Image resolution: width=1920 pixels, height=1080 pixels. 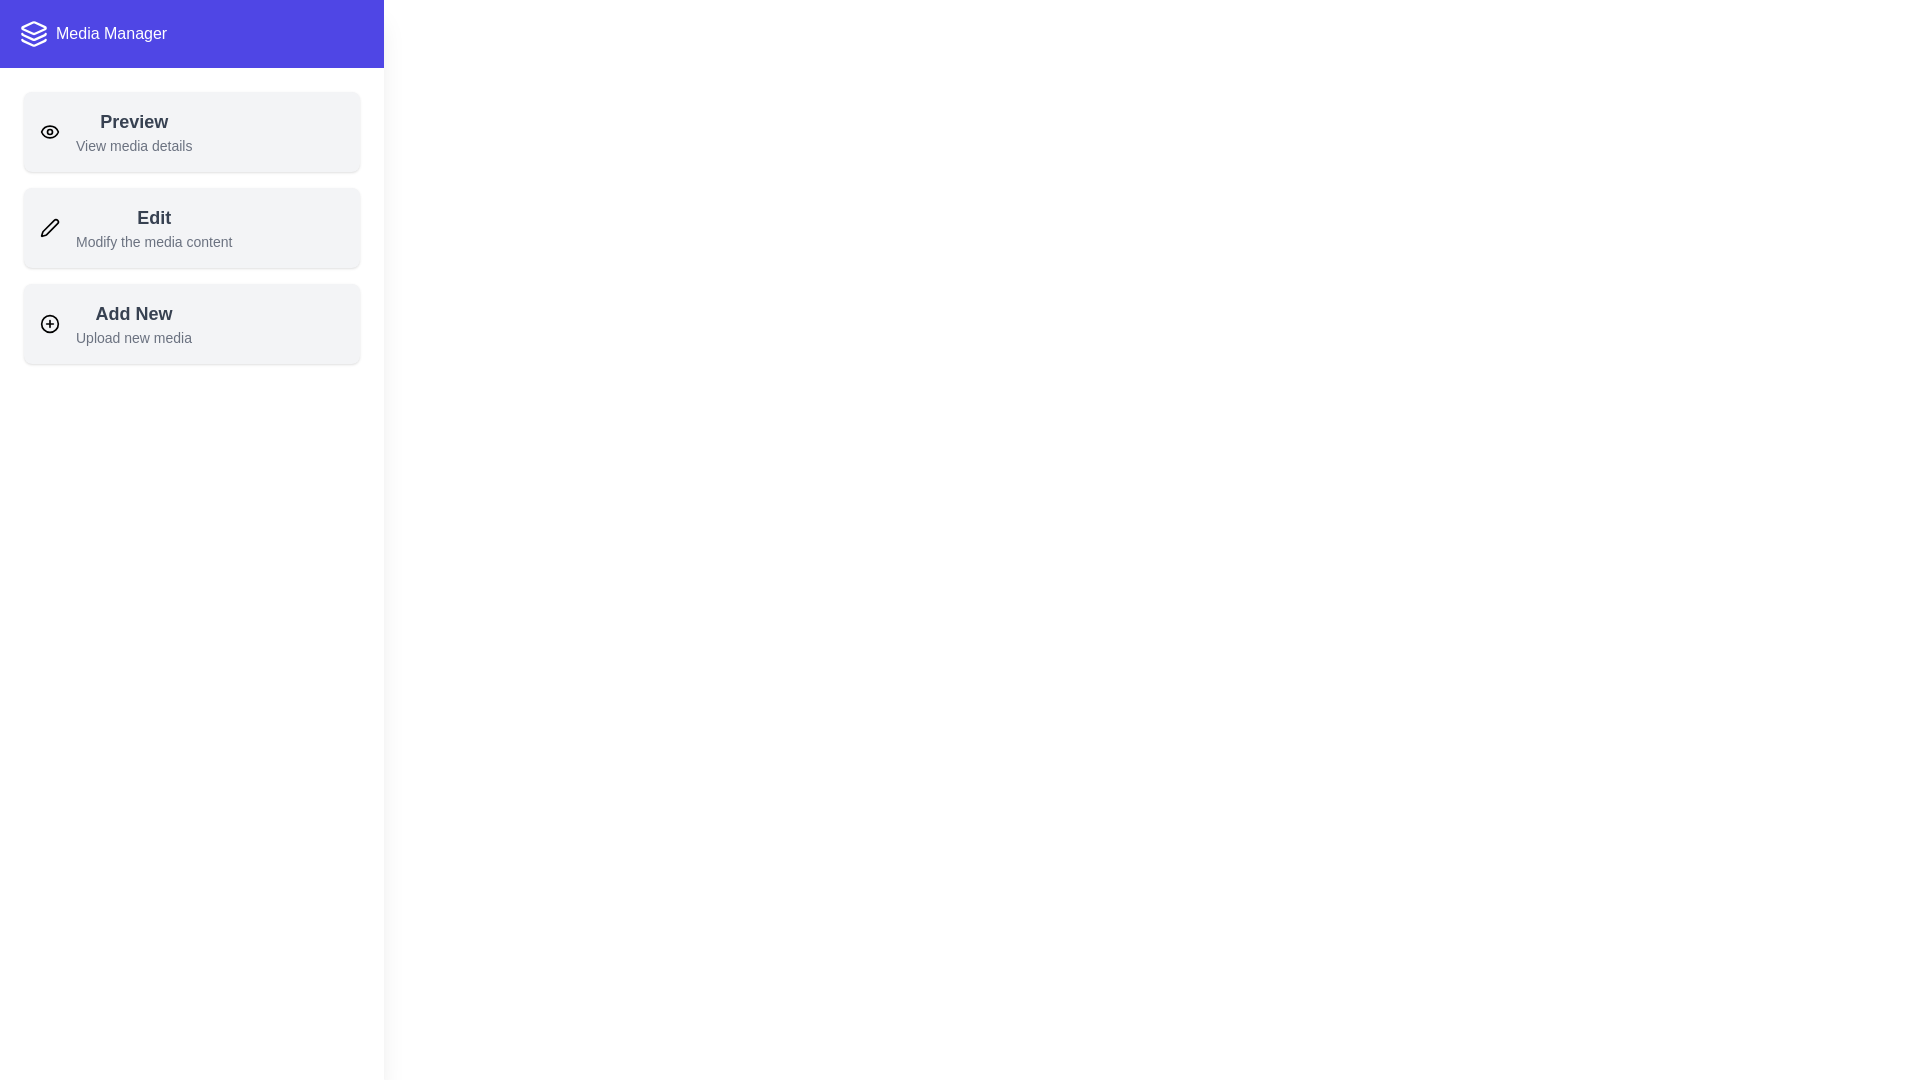 What do you see at coordinates (192, 131) in the screenshot?
I see `the 'Preview' button to view media details` at bounding box center [192, 131].